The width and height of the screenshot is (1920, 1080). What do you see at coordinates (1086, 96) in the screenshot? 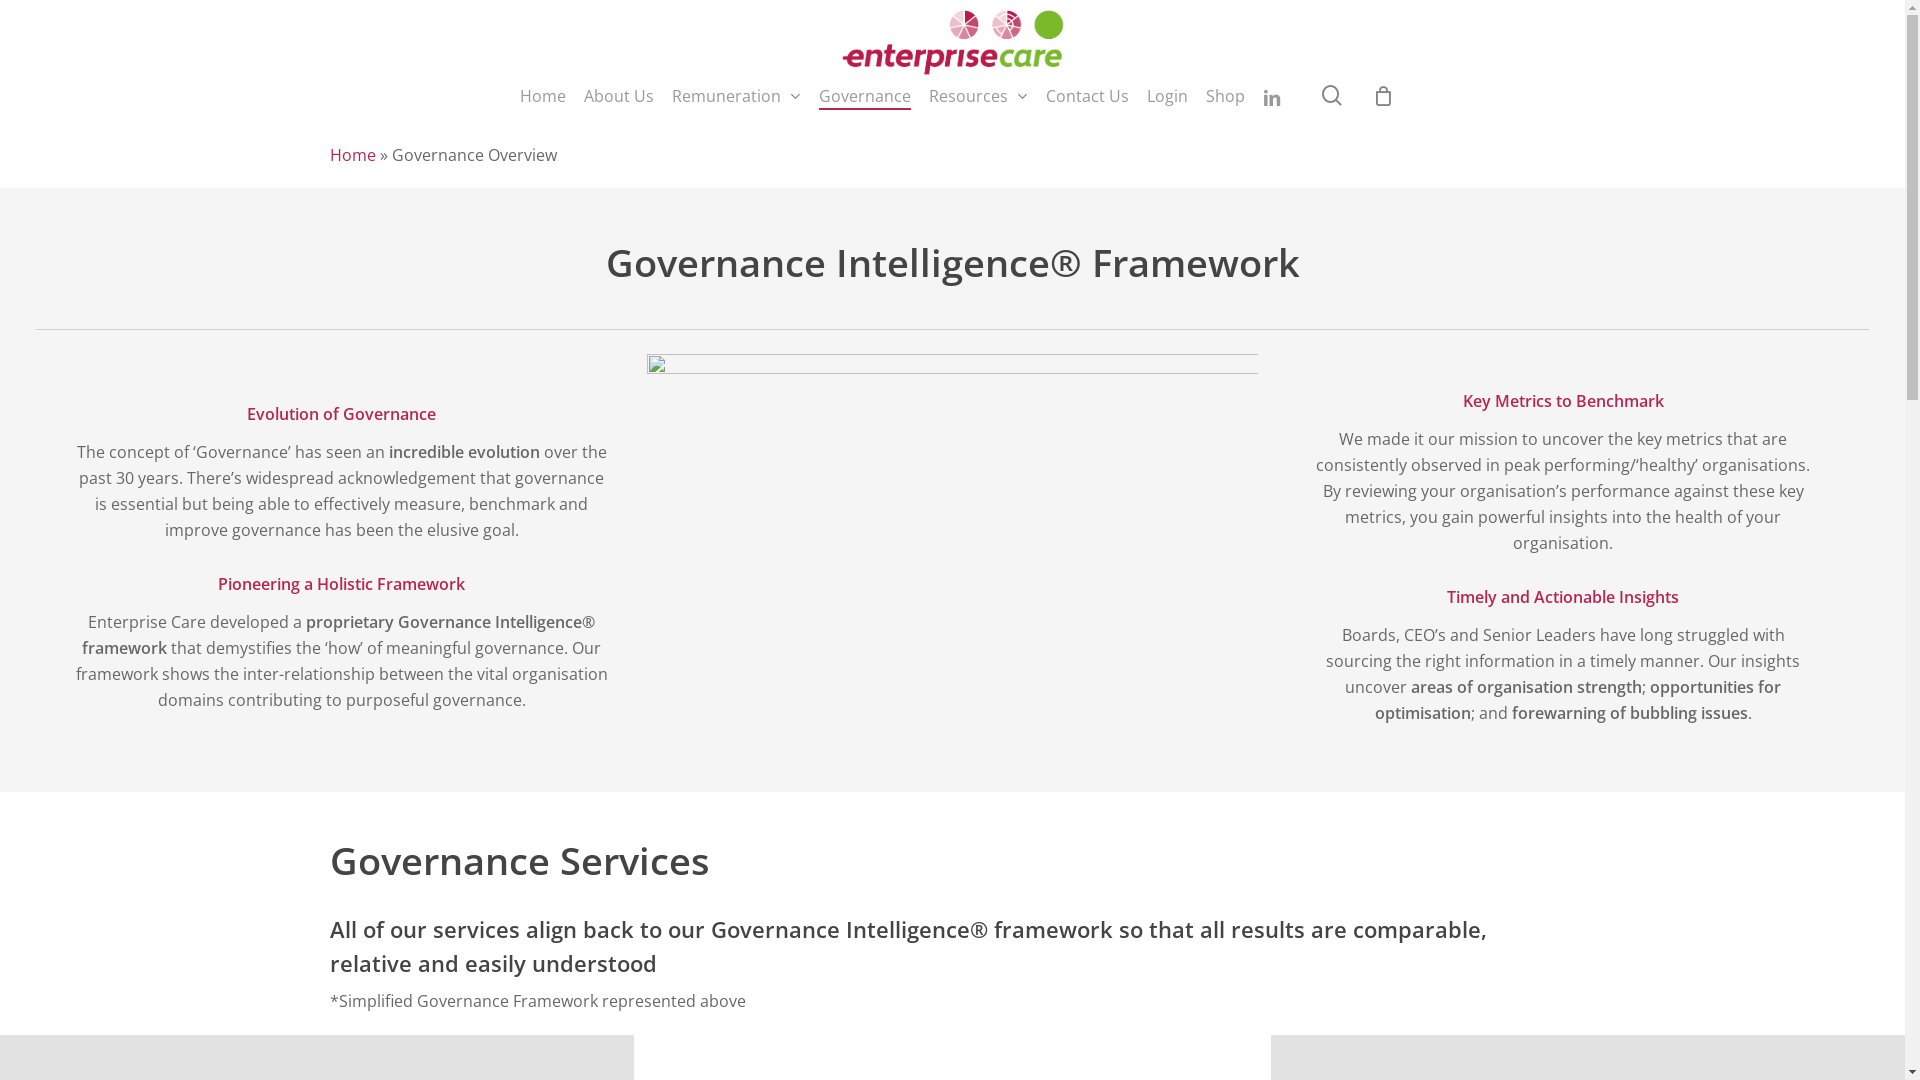
I see `'Contact Us'` at bounding box center [1086, 96].